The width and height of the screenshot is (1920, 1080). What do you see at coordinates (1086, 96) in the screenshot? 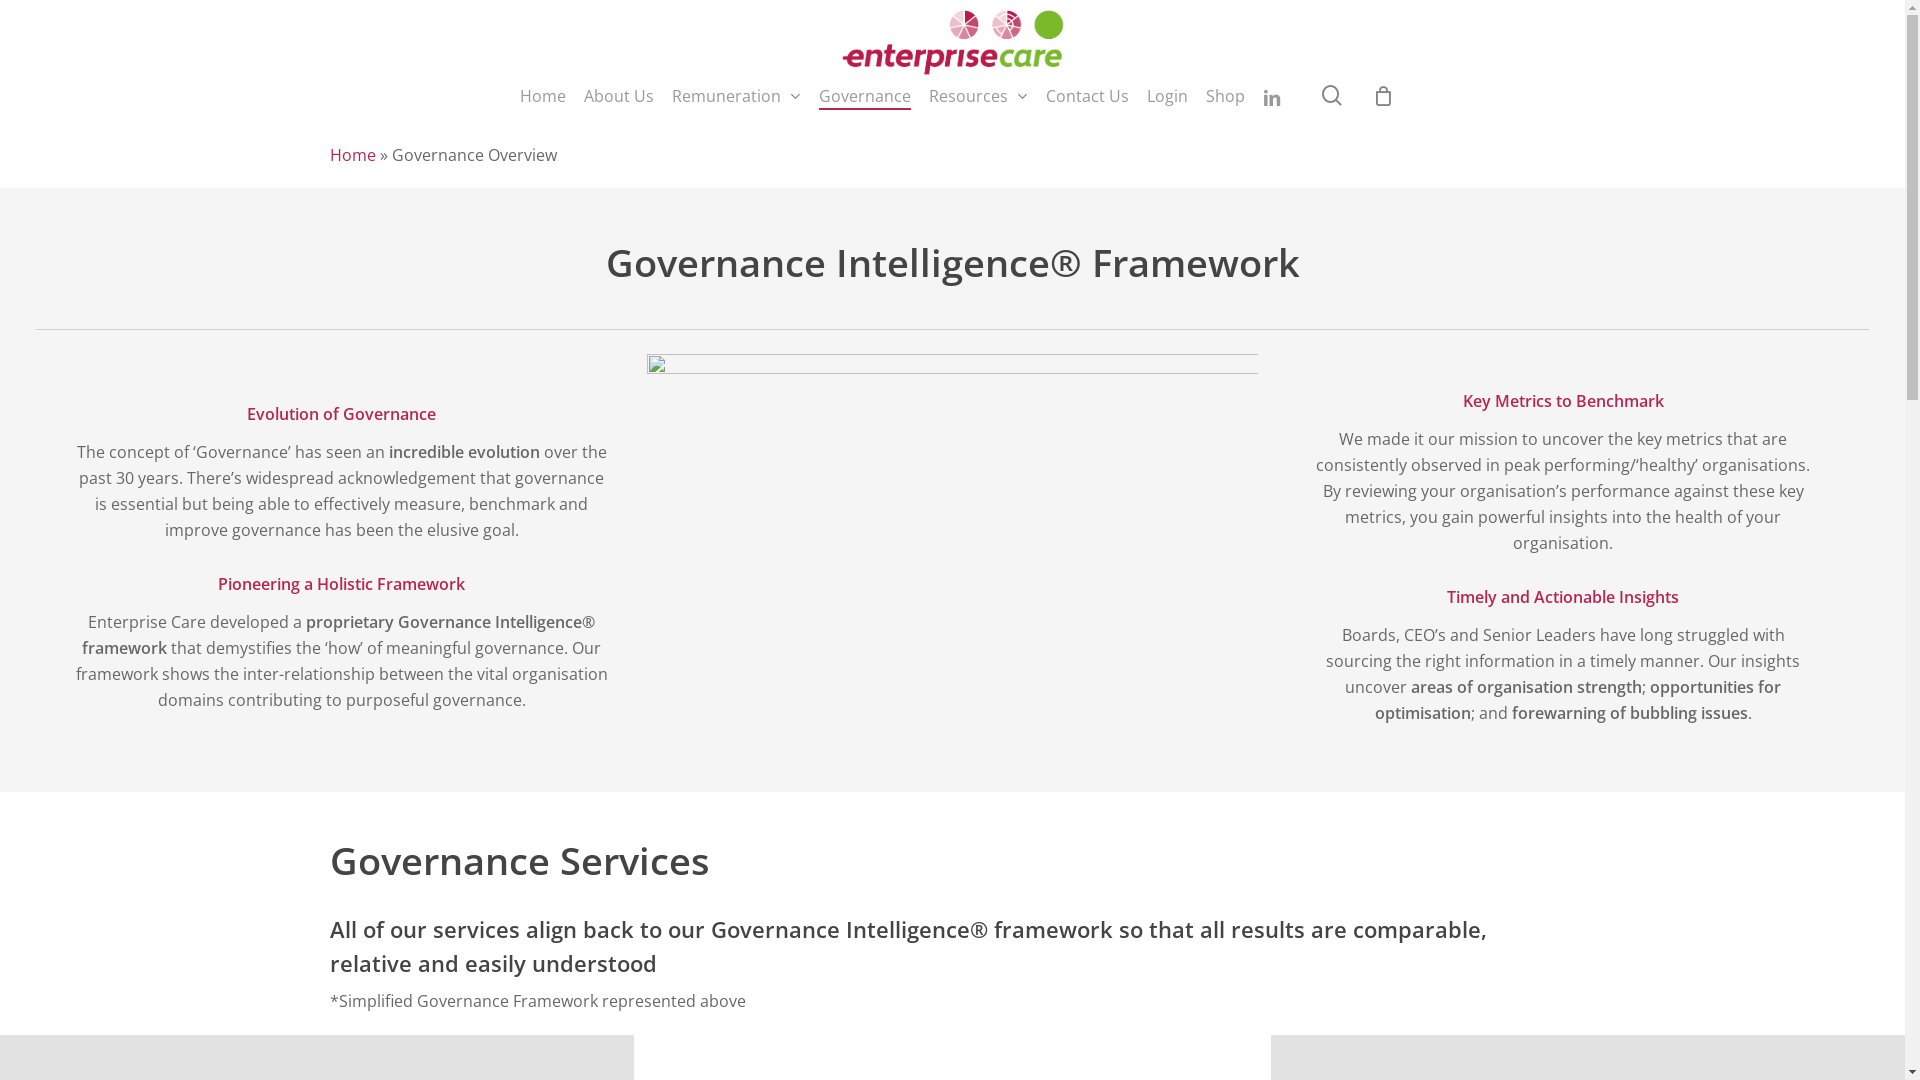
I see `'Contact Us'` at bounding box center [1086, 96].